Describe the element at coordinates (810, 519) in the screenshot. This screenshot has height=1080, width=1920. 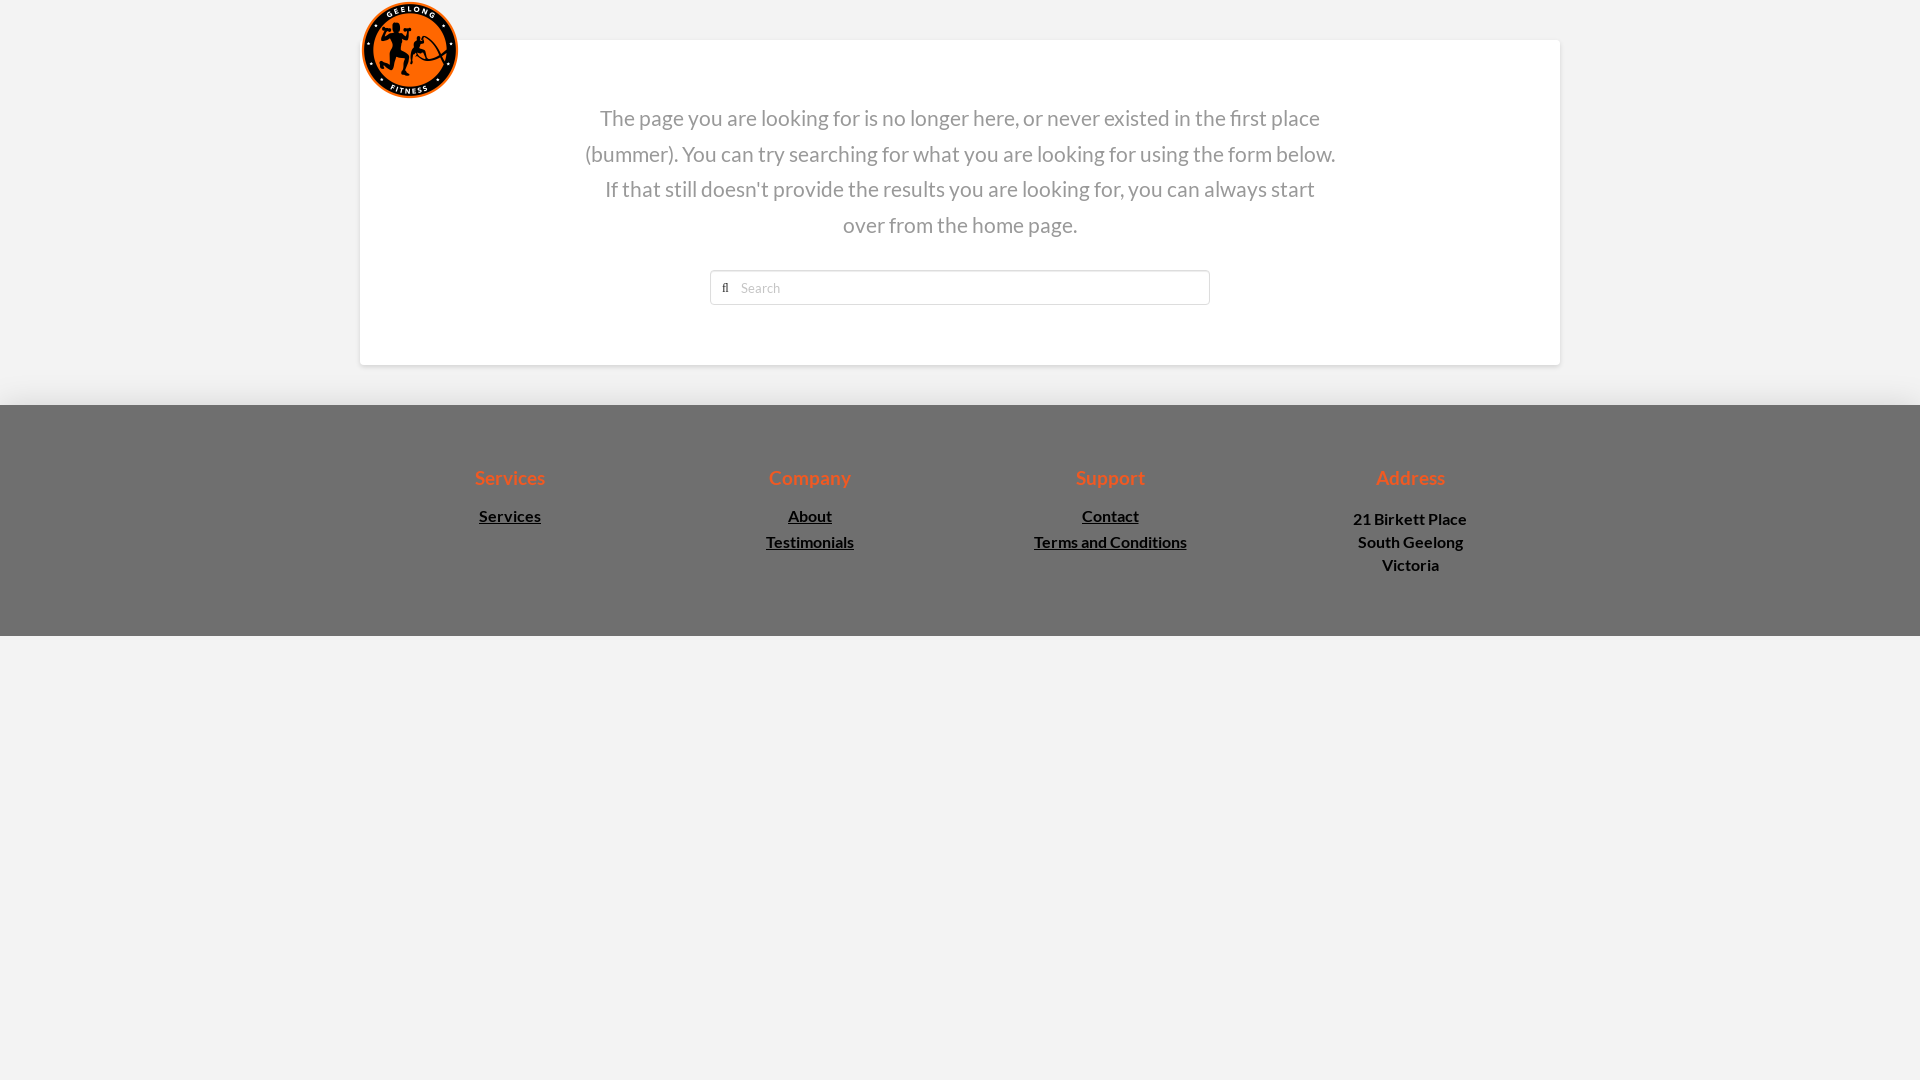
I see `'About'` at that location.